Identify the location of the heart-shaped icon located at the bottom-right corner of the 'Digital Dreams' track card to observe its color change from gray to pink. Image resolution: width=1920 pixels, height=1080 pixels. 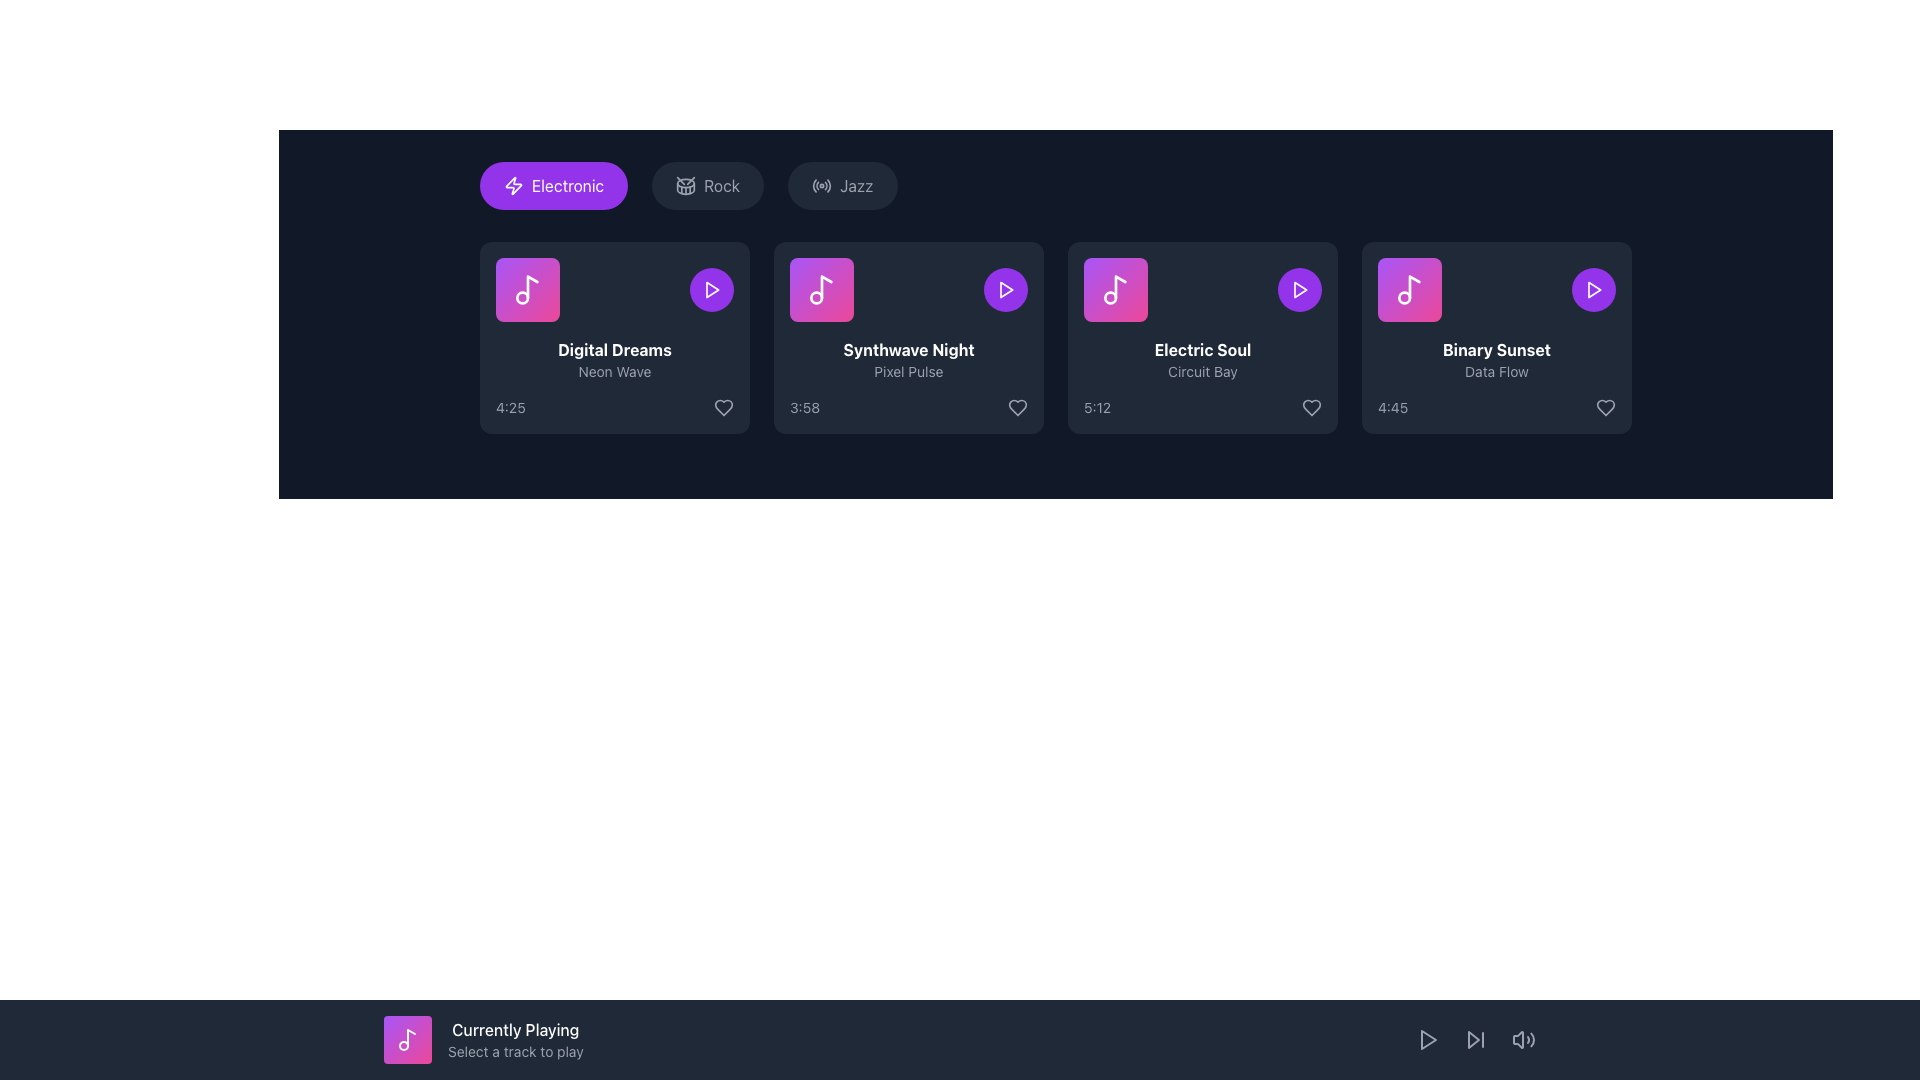
(723, 407).